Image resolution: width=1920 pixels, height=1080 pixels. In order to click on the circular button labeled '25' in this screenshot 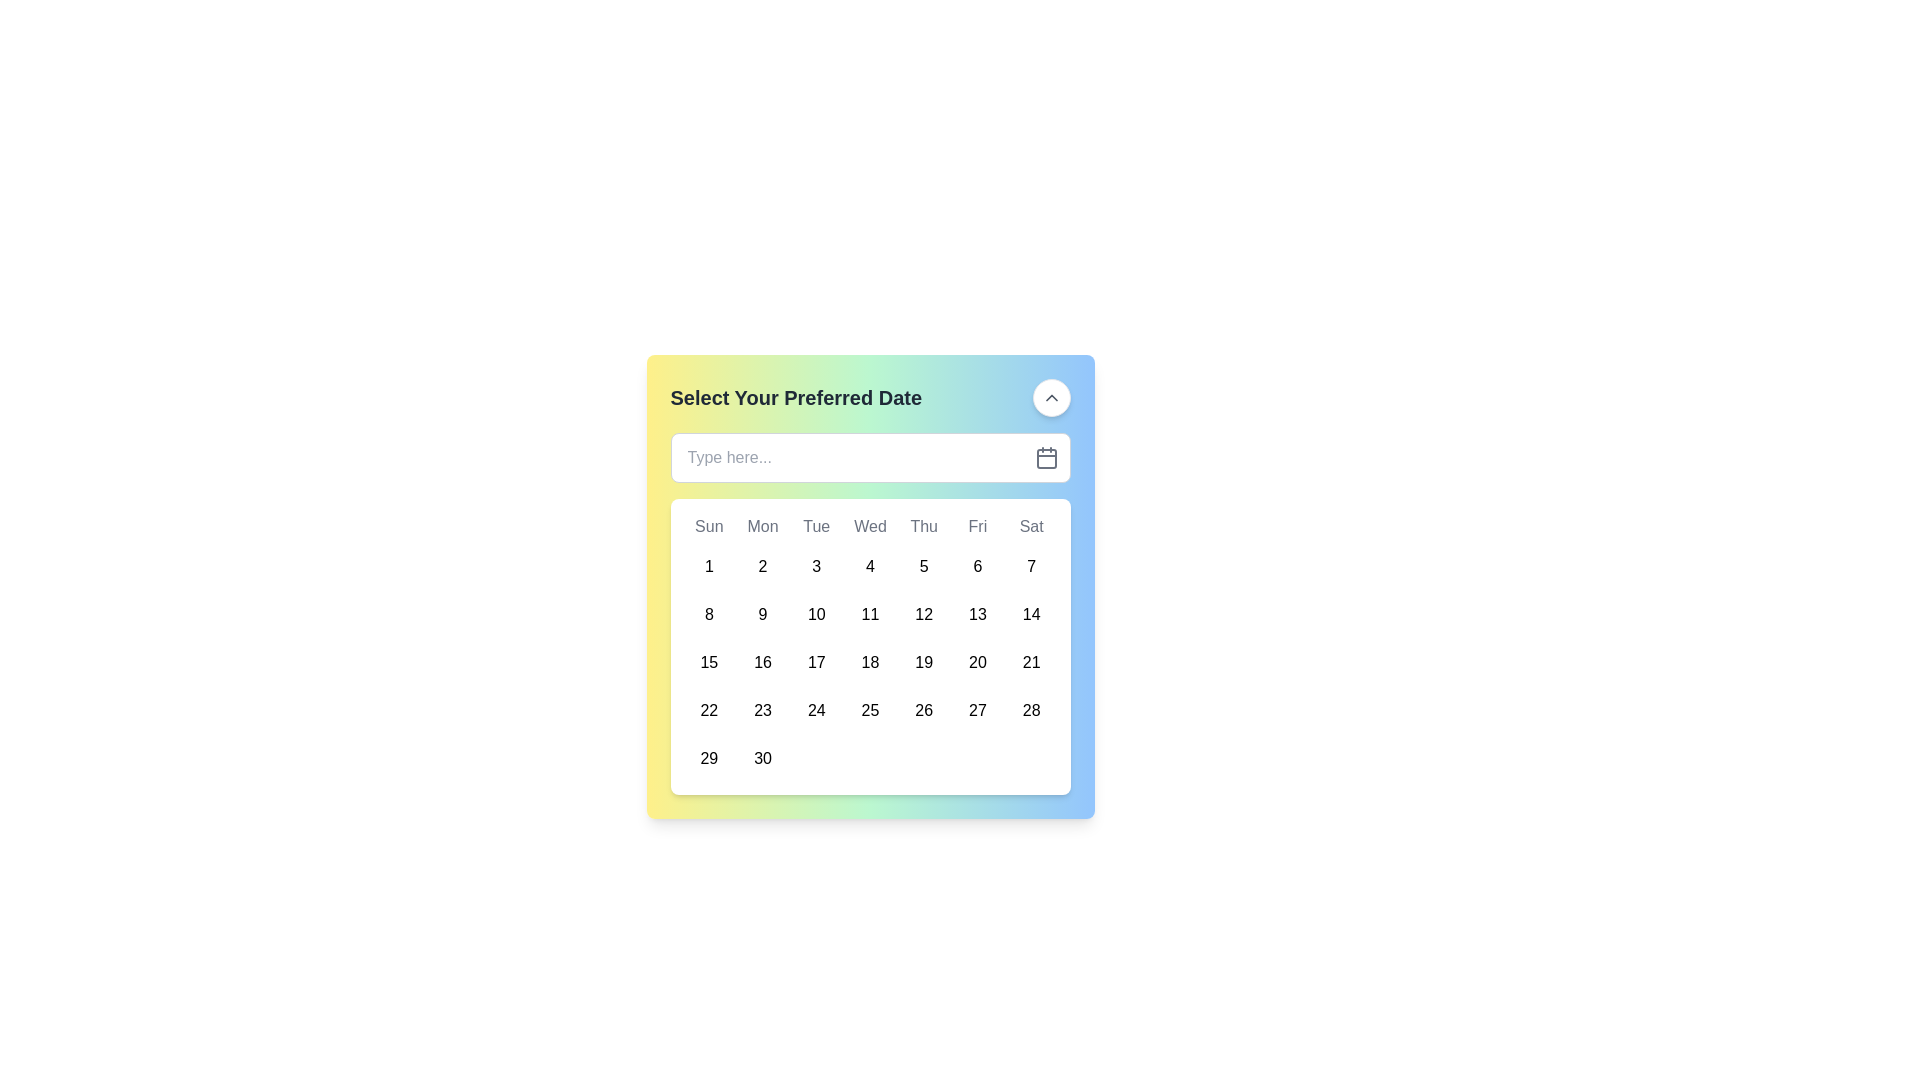, I will do `click(870, 709)`.